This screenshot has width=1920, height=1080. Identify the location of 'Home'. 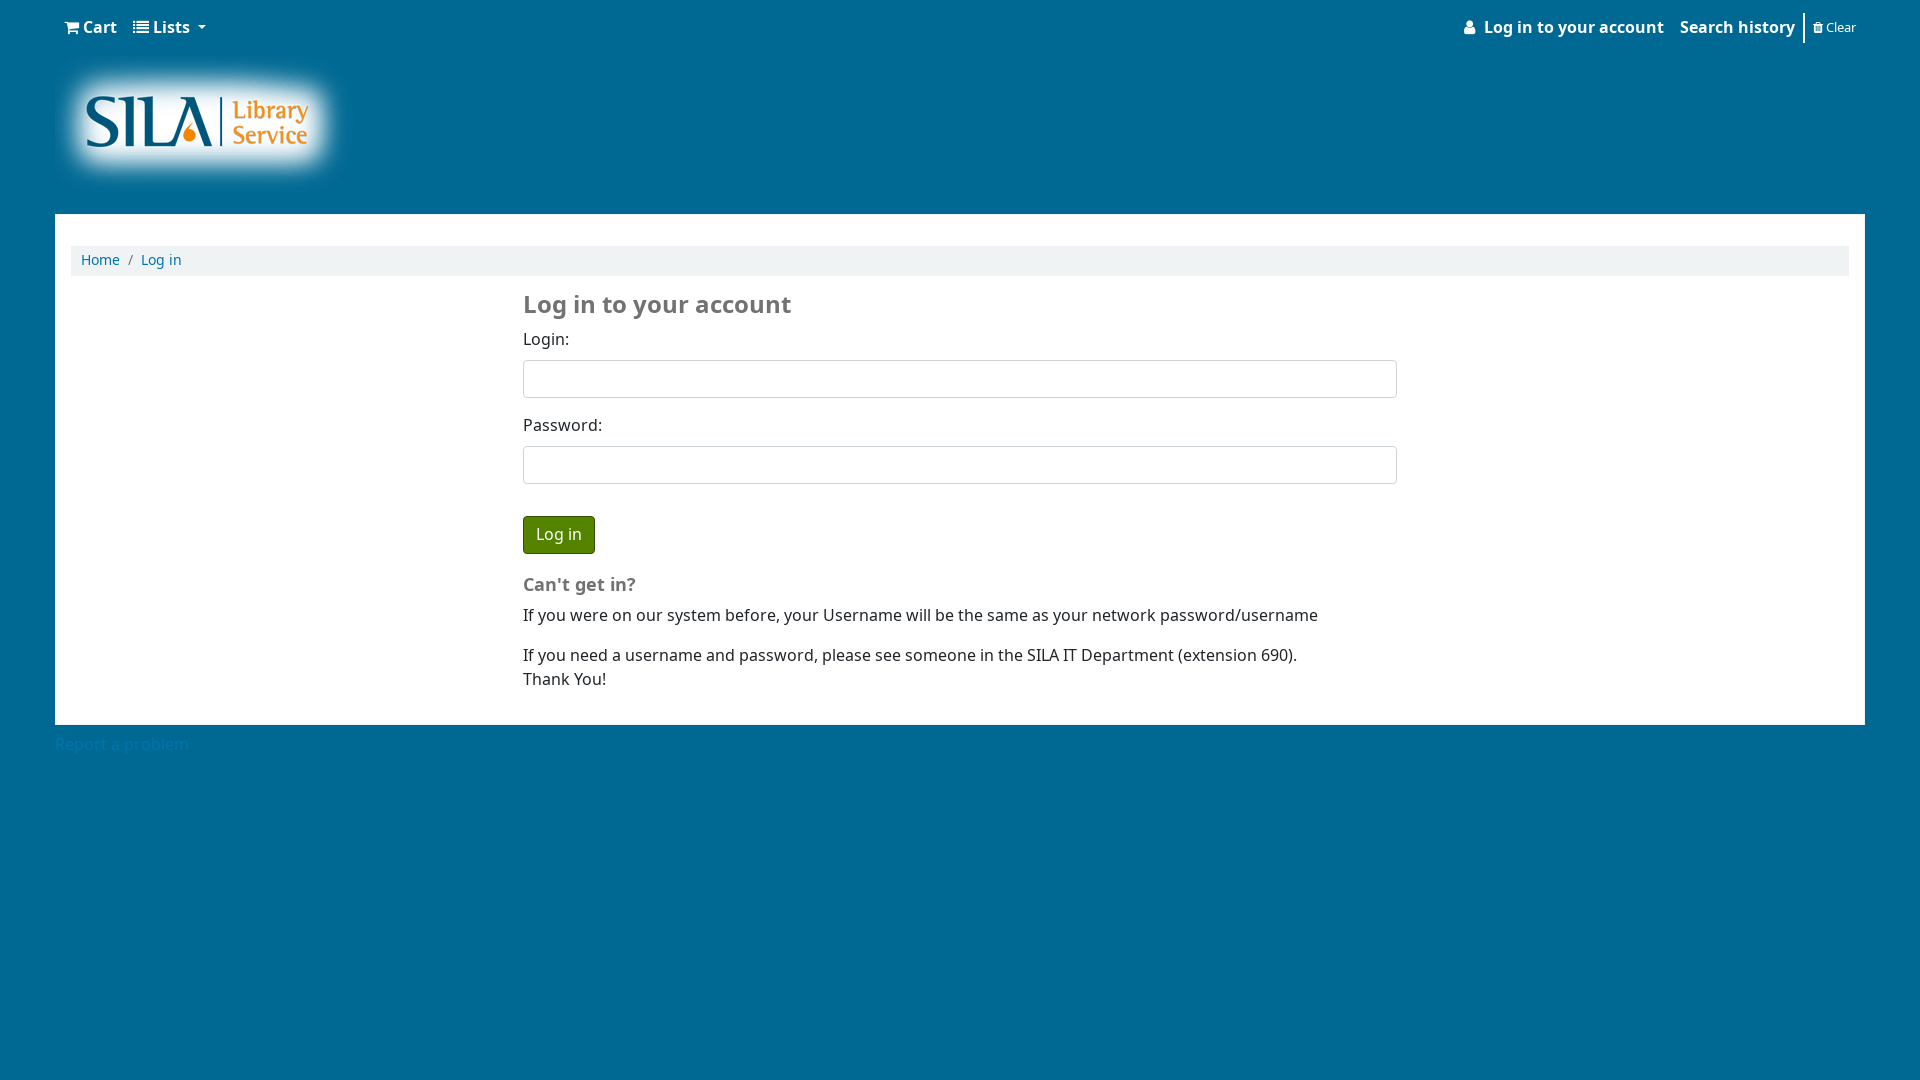
(80, 259).